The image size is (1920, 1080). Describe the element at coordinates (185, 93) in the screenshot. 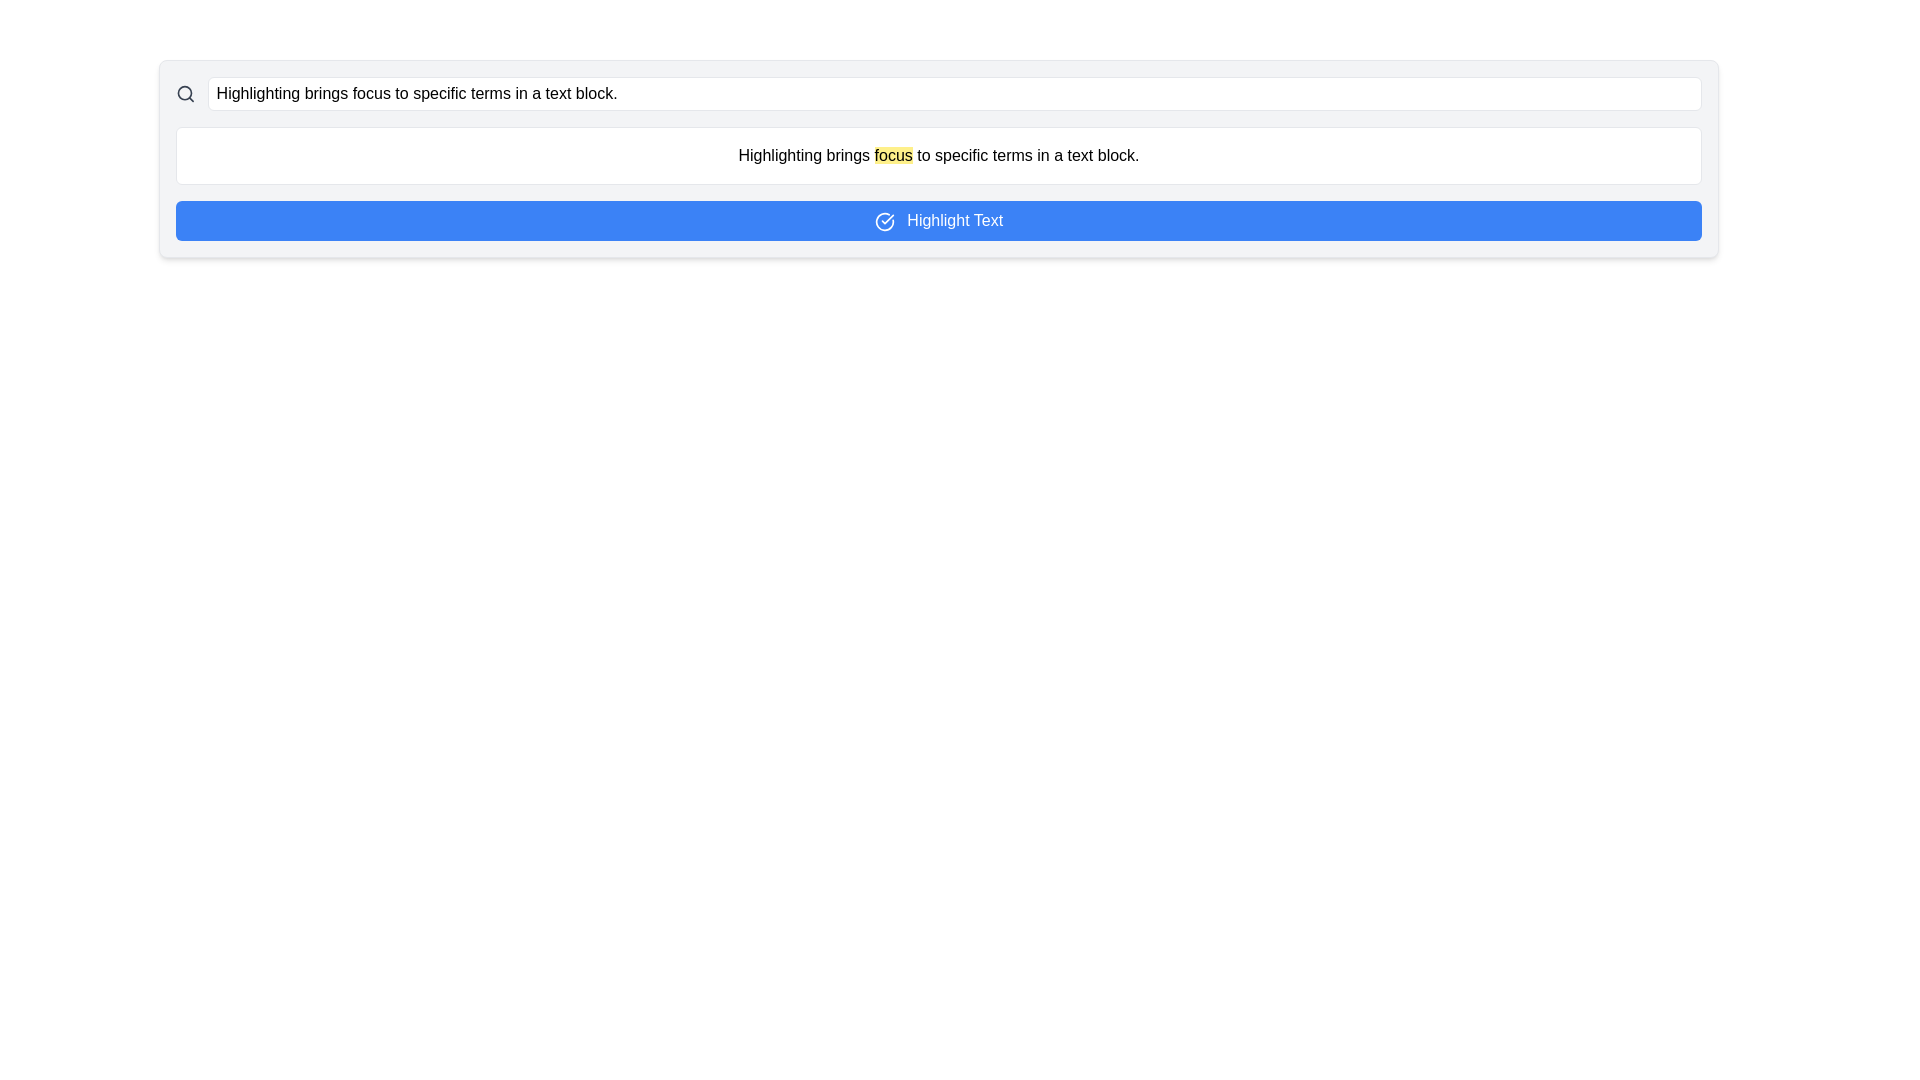

I see `the magnifying glass icon indicating a search function` at that location.